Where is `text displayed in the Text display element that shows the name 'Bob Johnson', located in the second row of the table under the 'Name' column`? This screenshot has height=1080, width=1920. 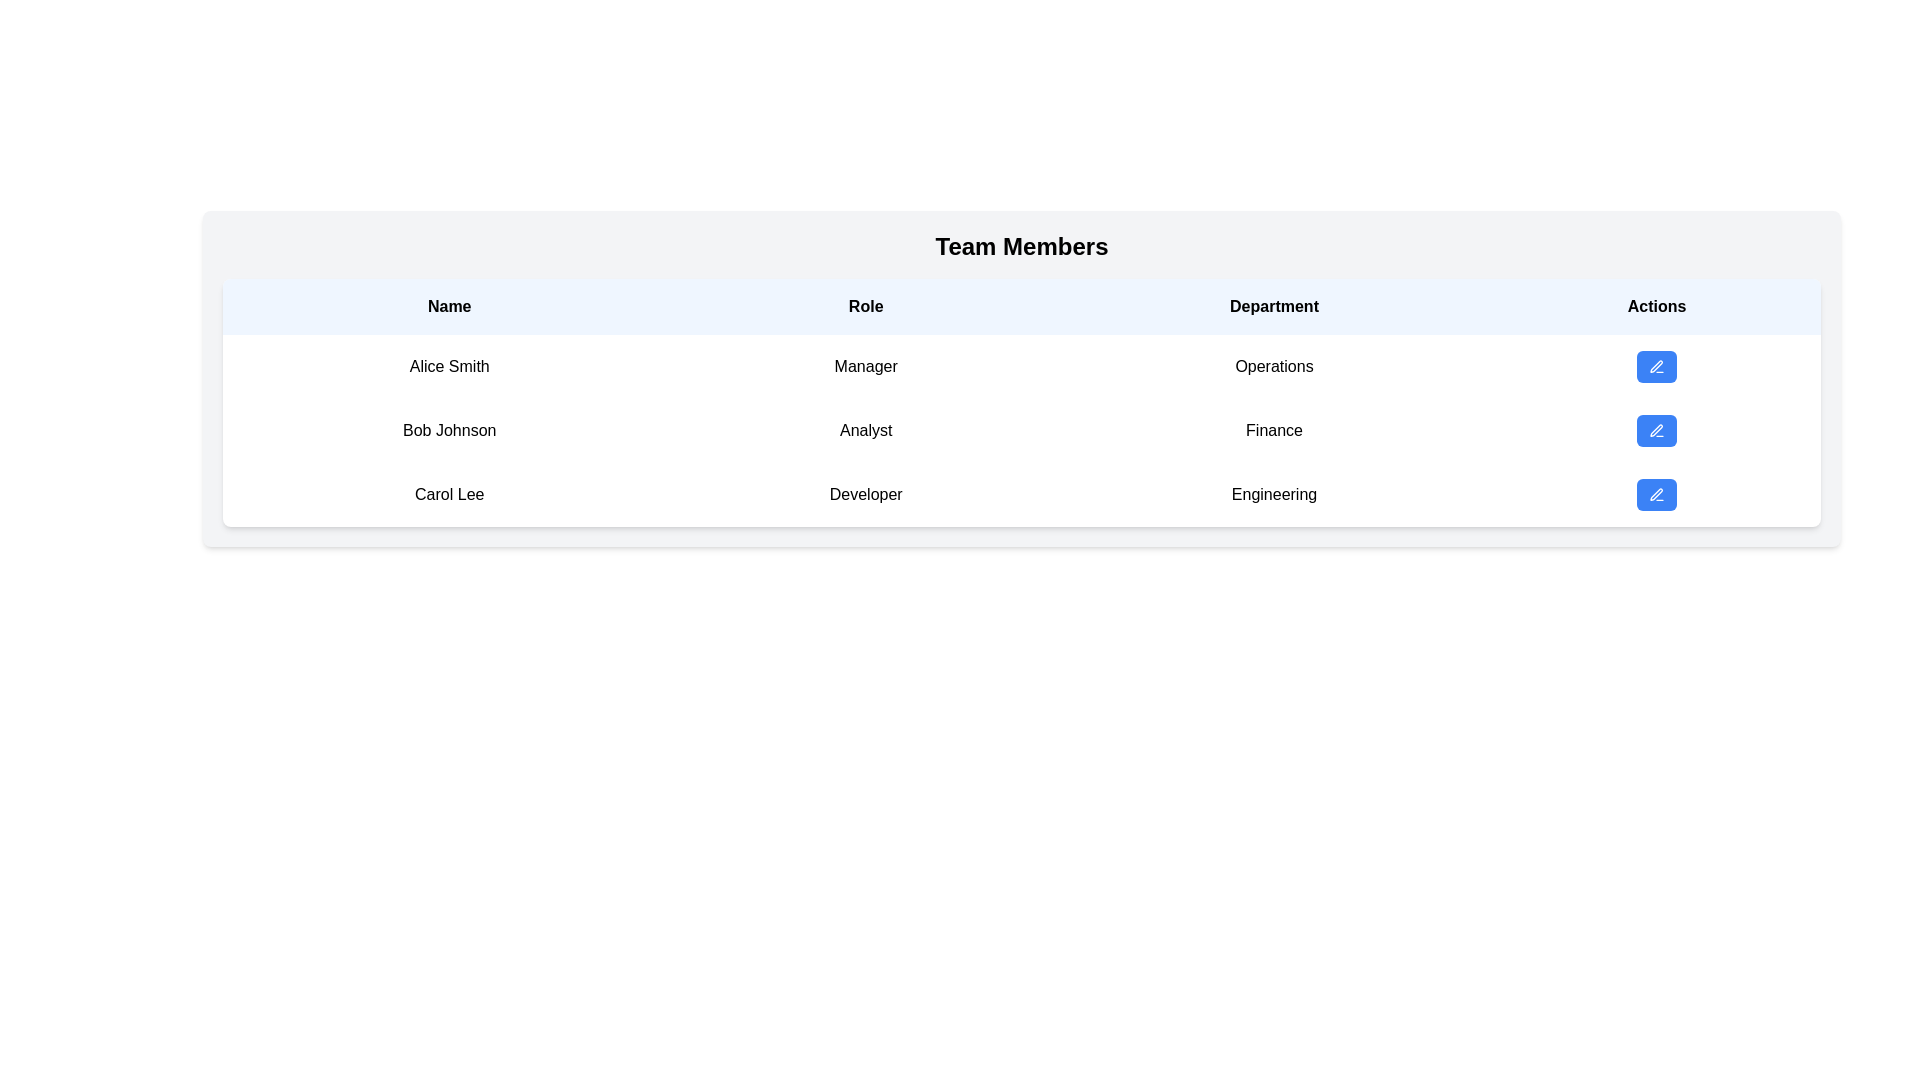 text displayed in the Text display element that shows the name 'Bob Johnson', located in the second row of the table under the 'Name' column is located at coordinates (448, 430).